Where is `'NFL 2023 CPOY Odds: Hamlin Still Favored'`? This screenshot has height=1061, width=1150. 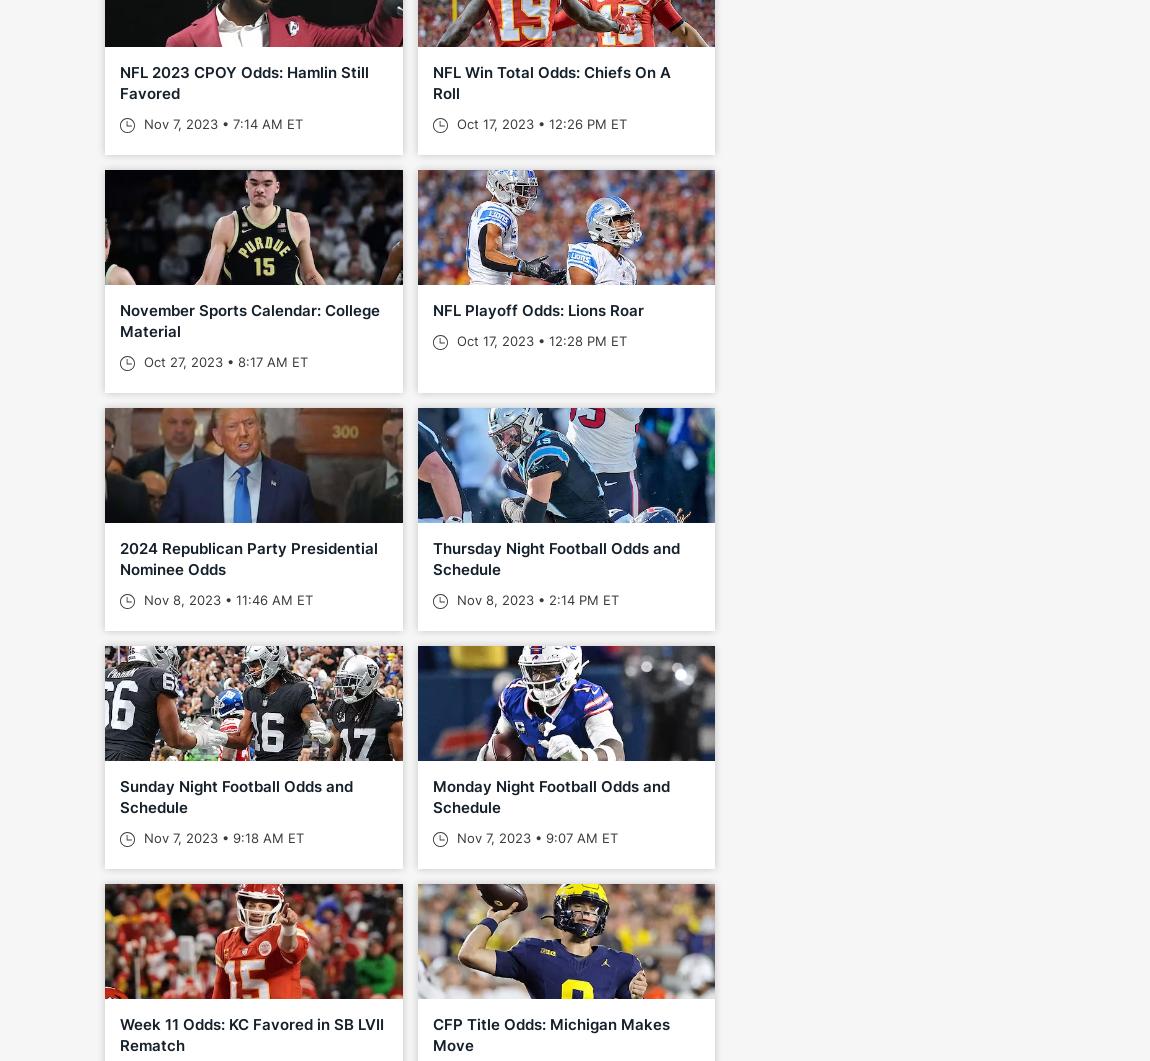 'NFL 2023 CPOY Odds: Hamlin Still Favored' is located at coordinates (243, 82).